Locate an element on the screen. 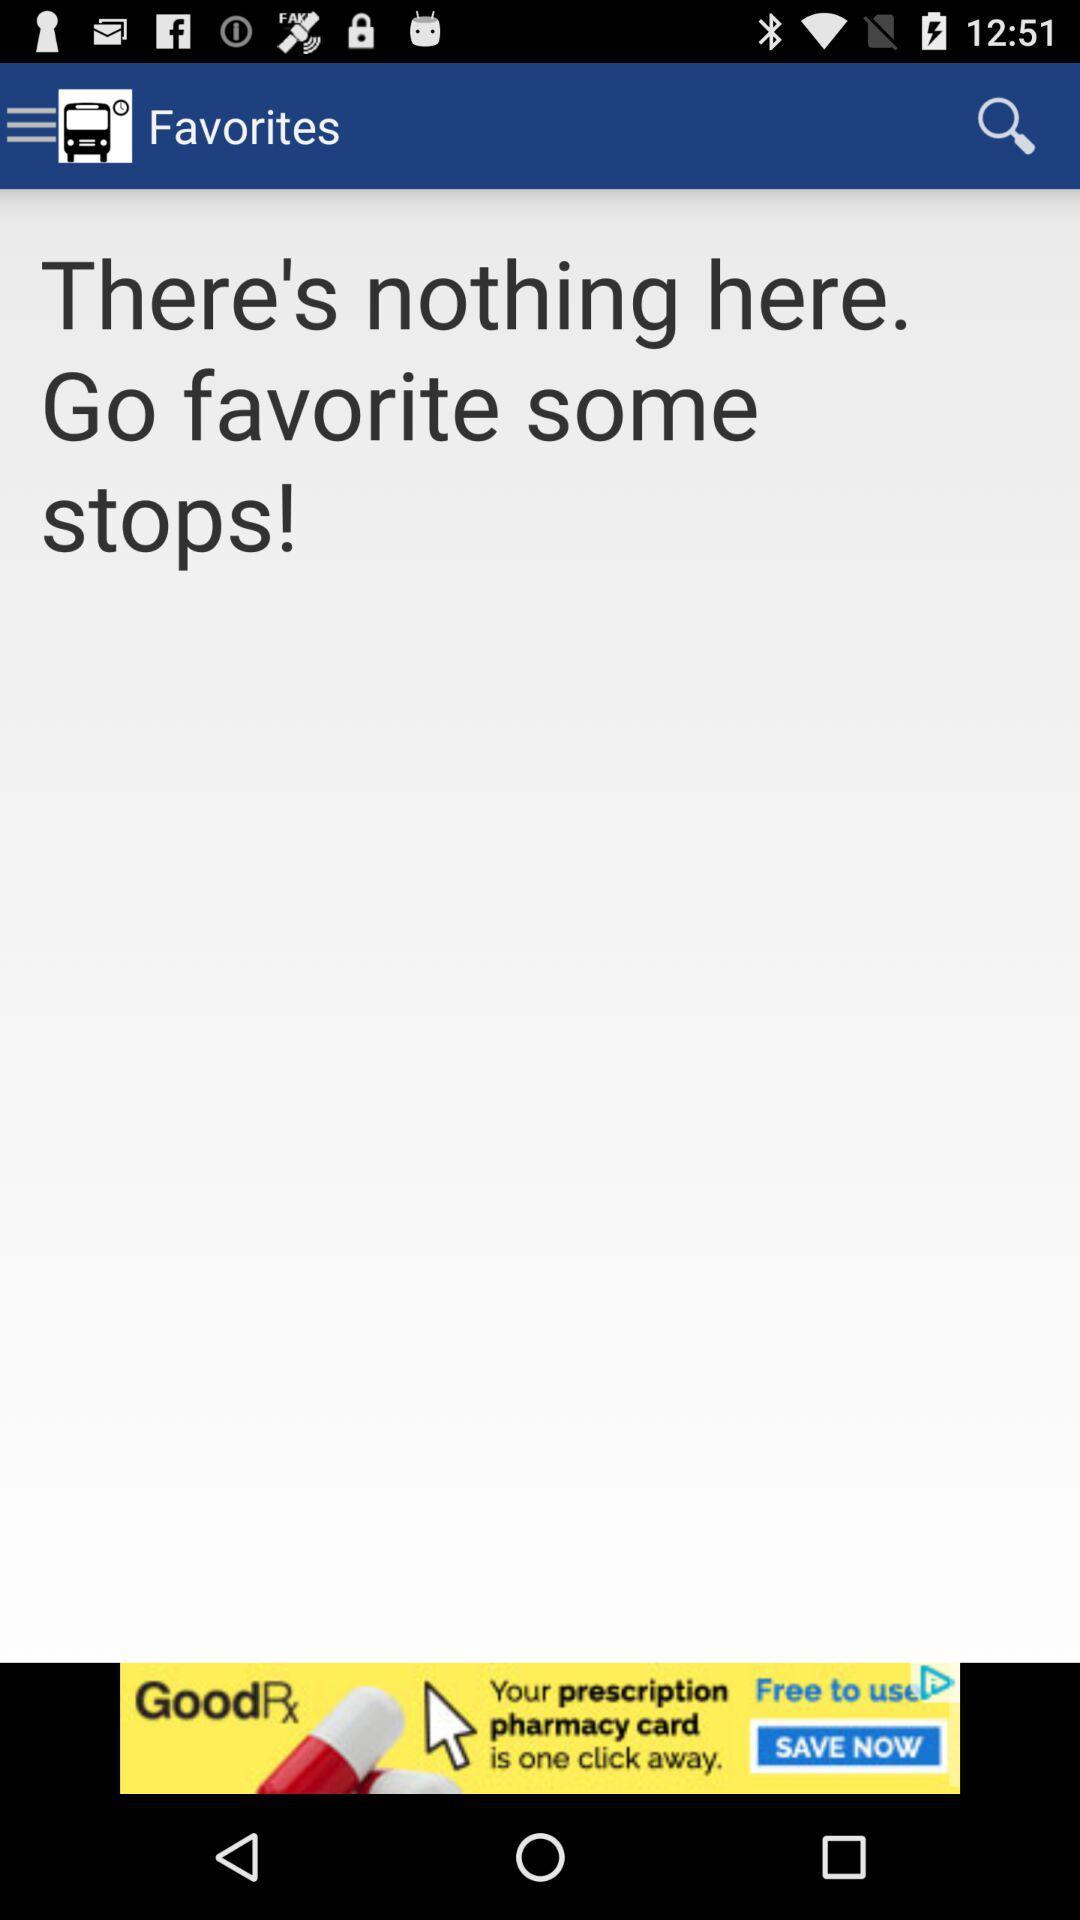 Image resolution: width=1080 pixels, height=1920 pixels. advertisement is located at coordinates (540, 1727).